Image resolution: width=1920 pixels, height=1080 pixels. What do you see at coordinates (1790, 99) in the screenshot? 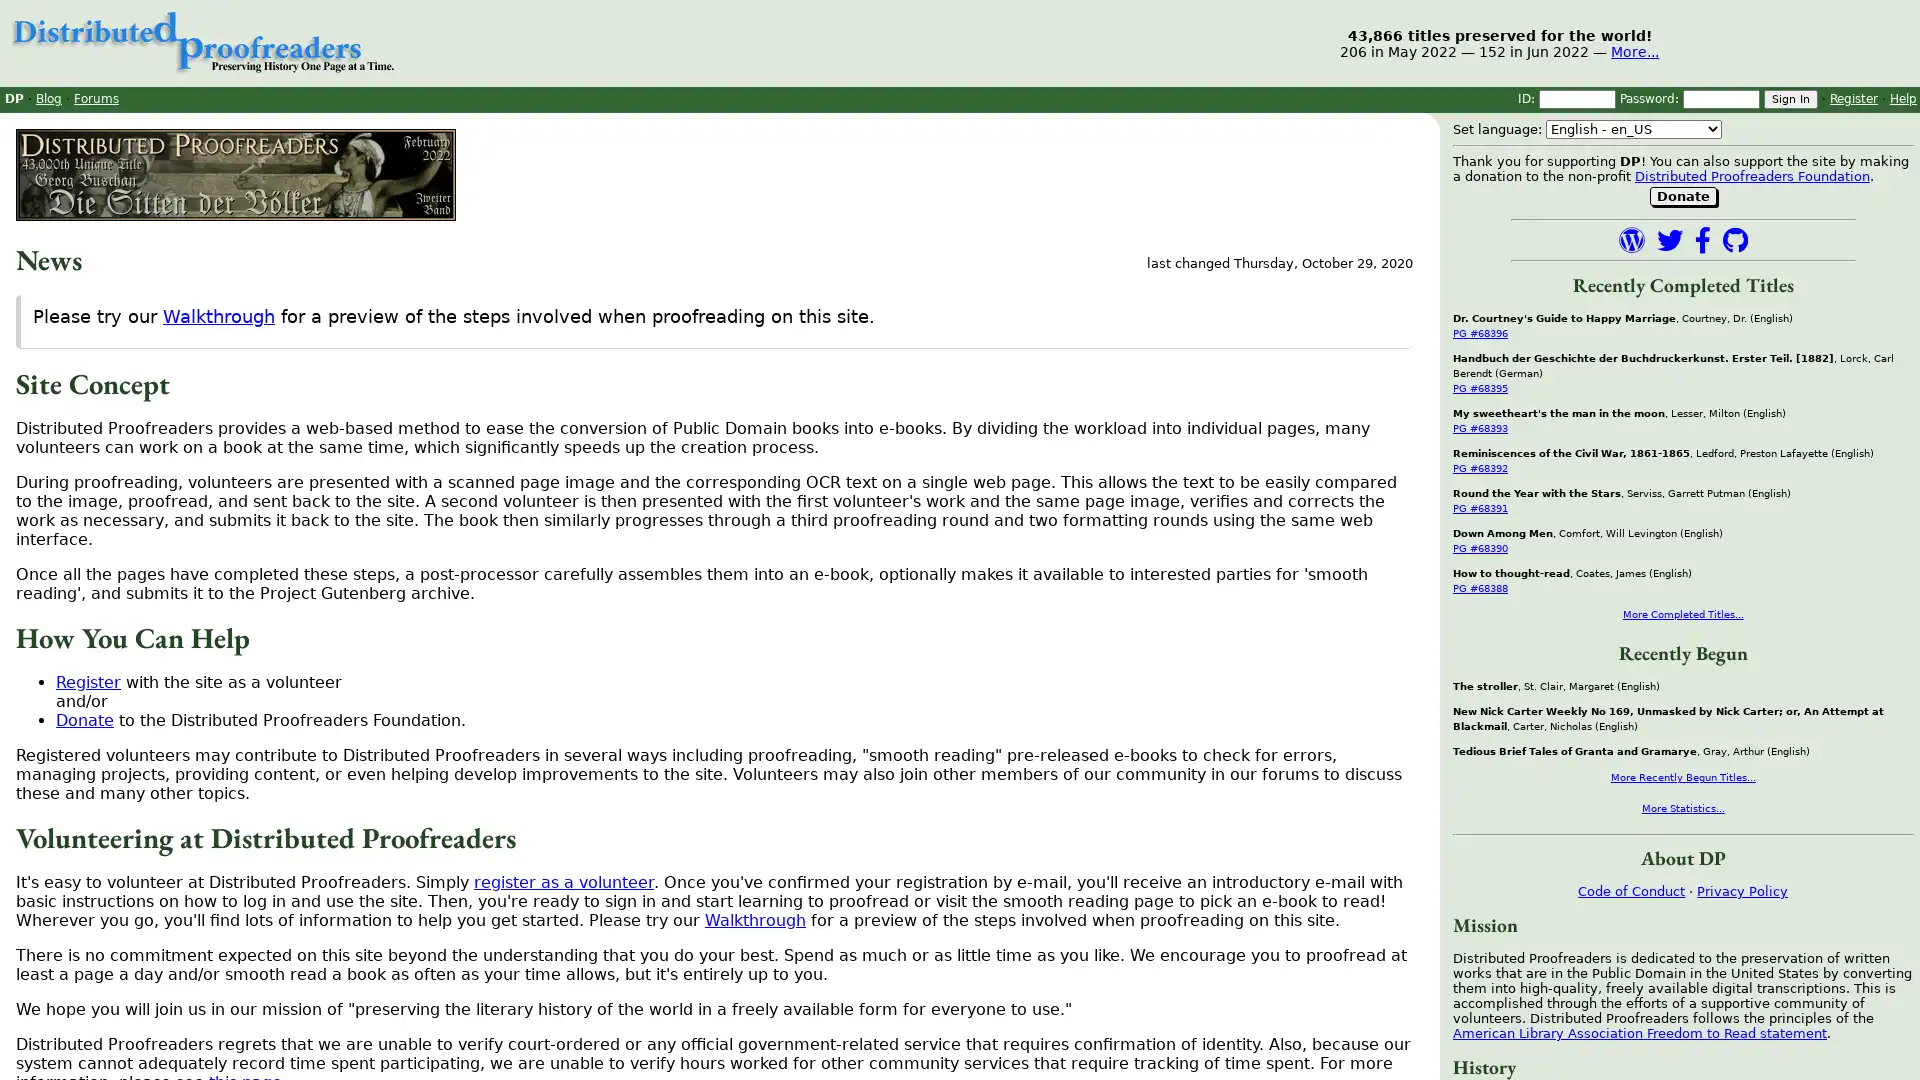
I see `Sign In` at bounding box center [1790, 99].